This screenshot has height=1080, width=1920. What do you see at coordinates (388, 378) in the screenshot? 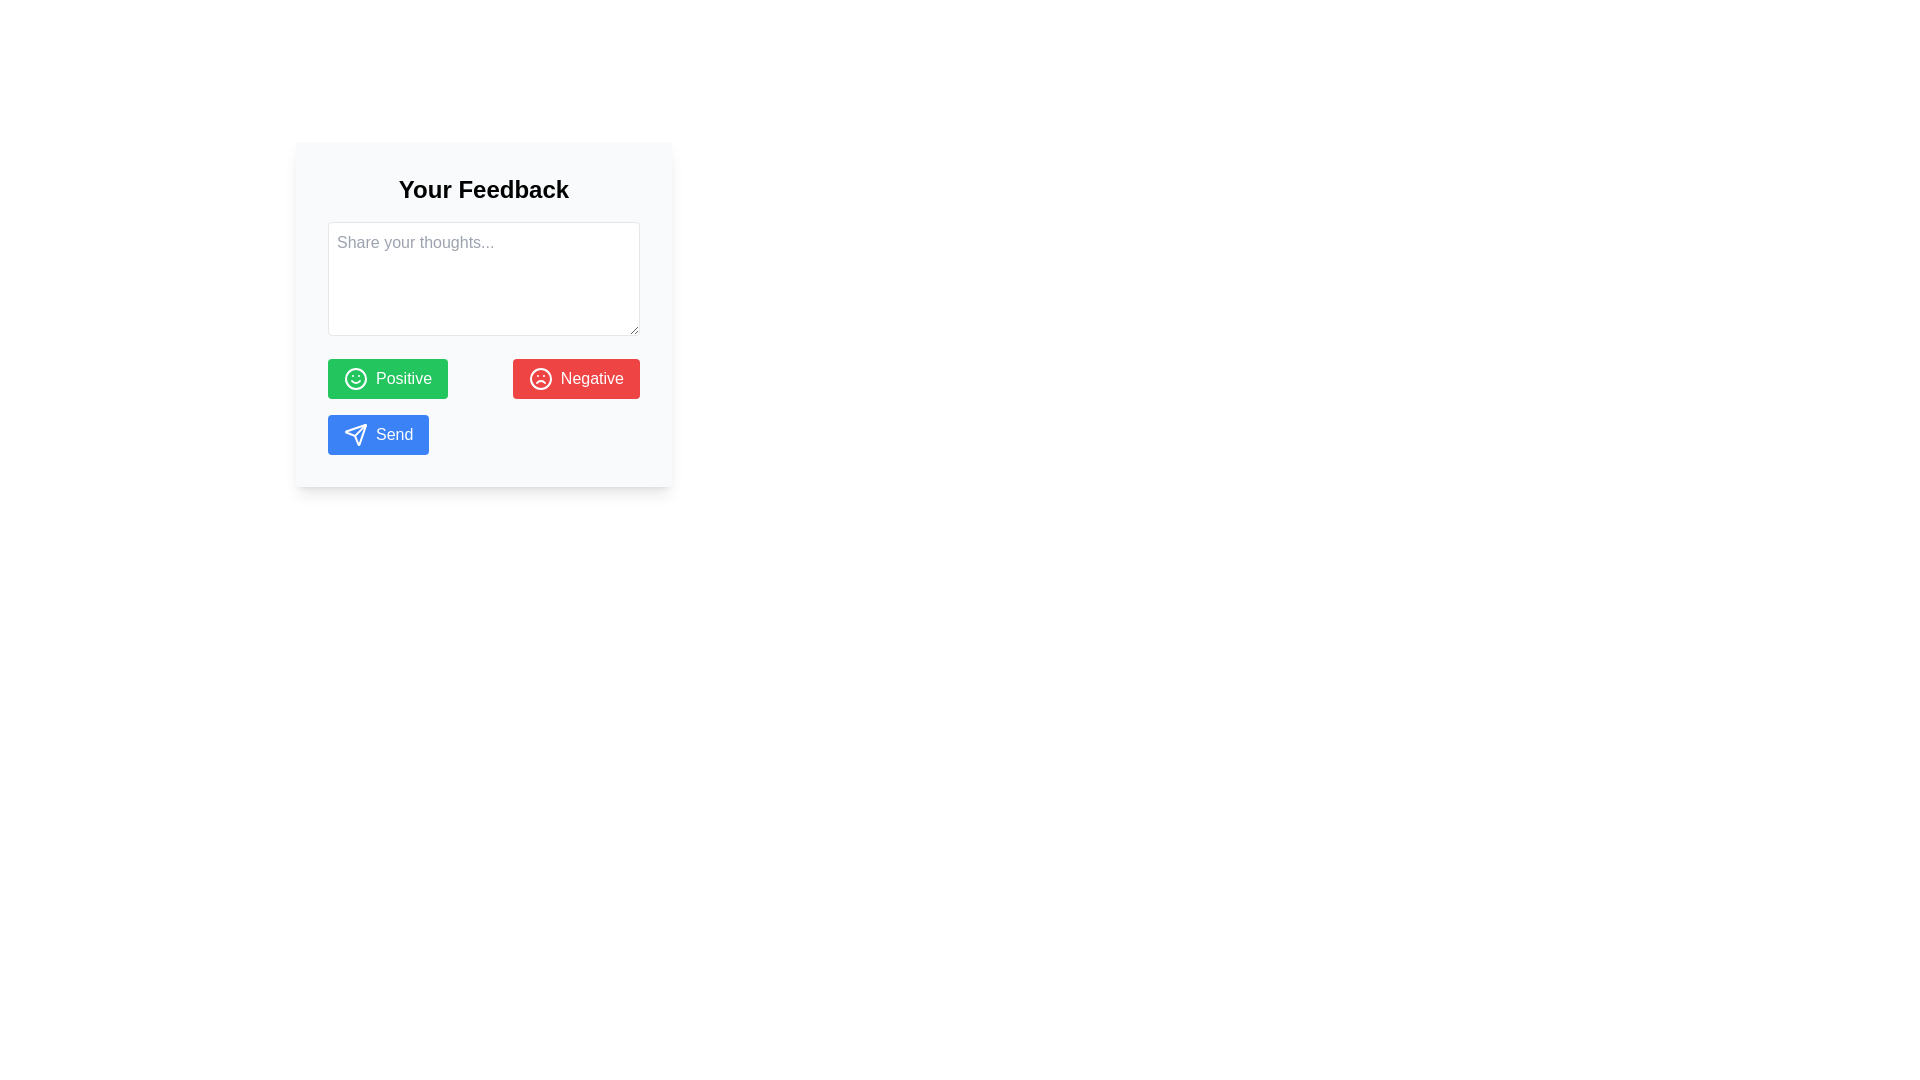
I see `the positive feedback button located in the top-left section of the feedback form layout` at bounding box center [388, 378].